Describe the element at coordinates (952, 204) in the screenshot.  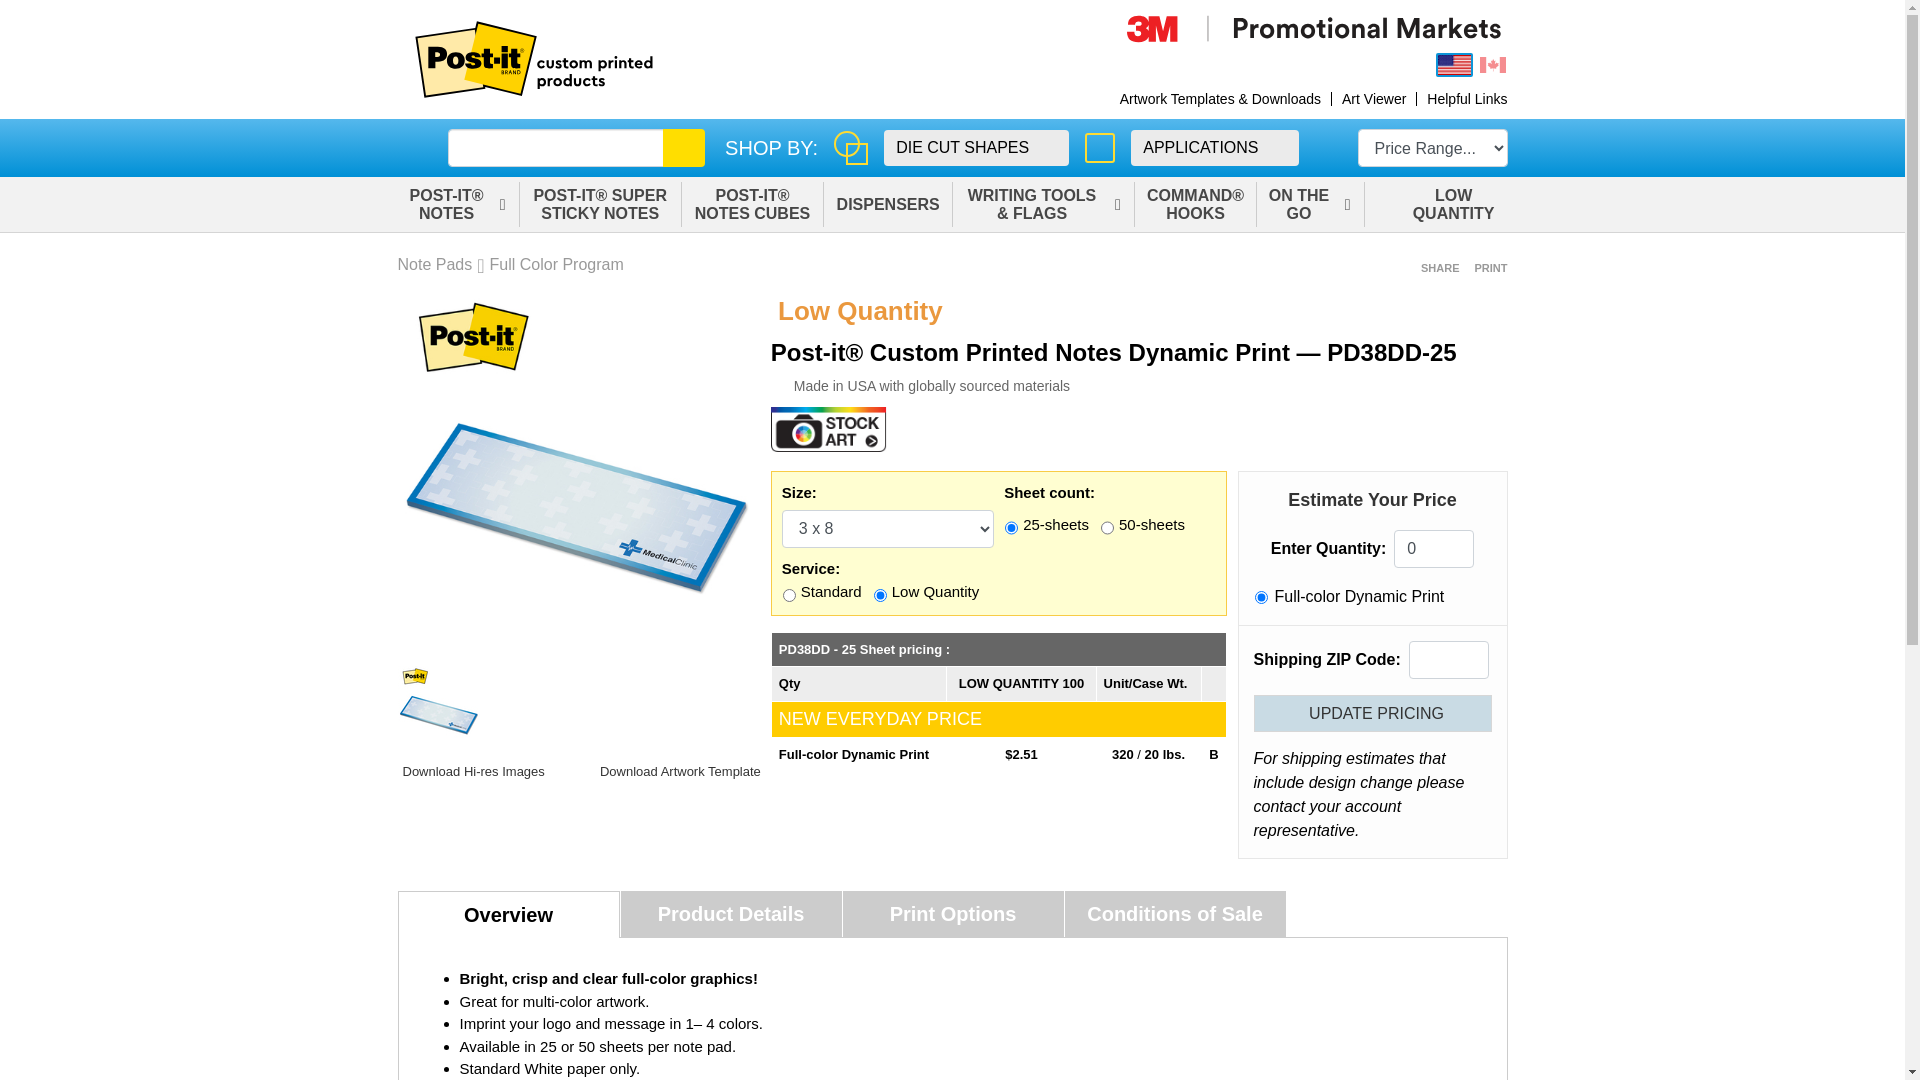
I see `'WRITING TOOLS` at that location.